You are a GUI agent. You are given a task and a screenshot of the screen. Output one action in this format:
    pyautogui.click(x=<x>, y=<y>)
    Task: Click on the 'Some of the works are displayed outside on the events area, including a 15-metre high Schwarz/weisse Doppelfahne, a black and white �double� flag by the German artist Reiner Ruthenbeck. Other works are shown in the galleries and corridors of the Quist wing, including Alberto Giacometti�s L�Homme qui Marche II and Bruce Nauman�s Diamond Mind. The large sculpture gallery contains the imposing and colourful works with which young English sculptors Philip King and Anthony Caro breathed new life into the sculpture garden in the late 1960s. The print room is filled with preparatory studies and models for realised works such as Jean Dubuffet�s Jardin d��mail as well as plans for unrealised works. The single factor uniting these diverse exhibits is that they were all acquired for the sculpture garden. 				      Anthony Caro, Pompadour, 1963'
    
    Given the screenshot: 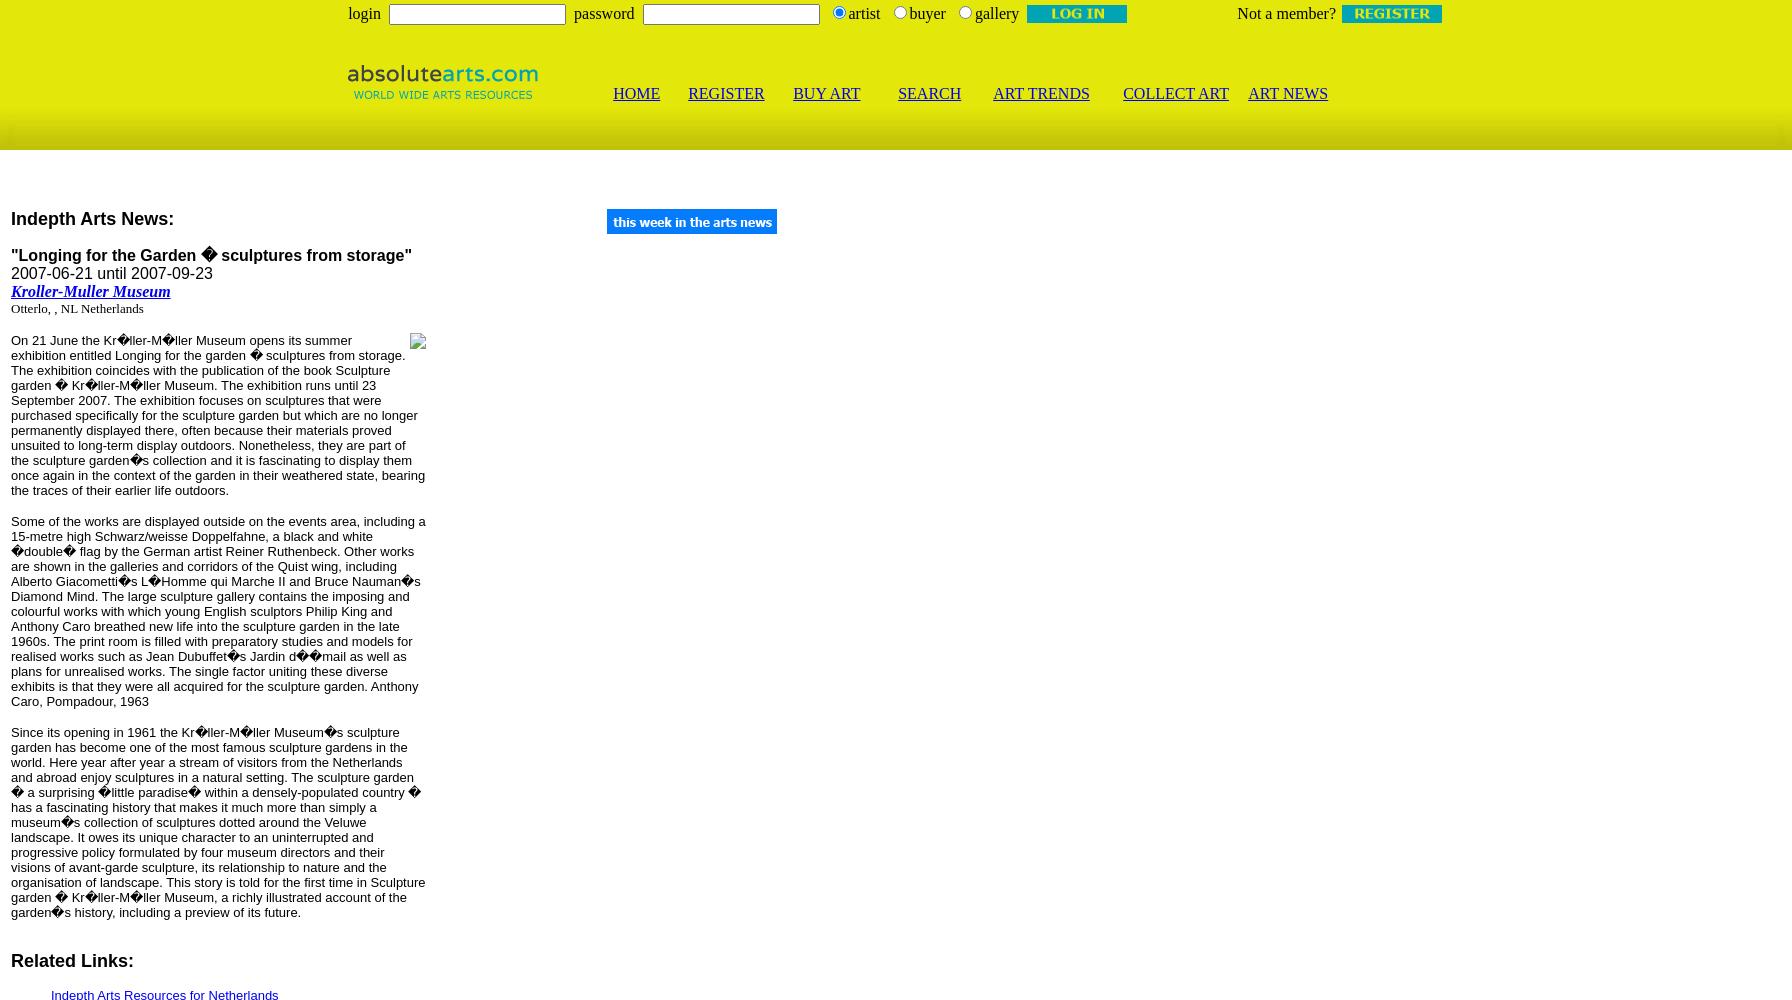 What is the action you would take?
    pyautogui.click(x=218, y=610)
    